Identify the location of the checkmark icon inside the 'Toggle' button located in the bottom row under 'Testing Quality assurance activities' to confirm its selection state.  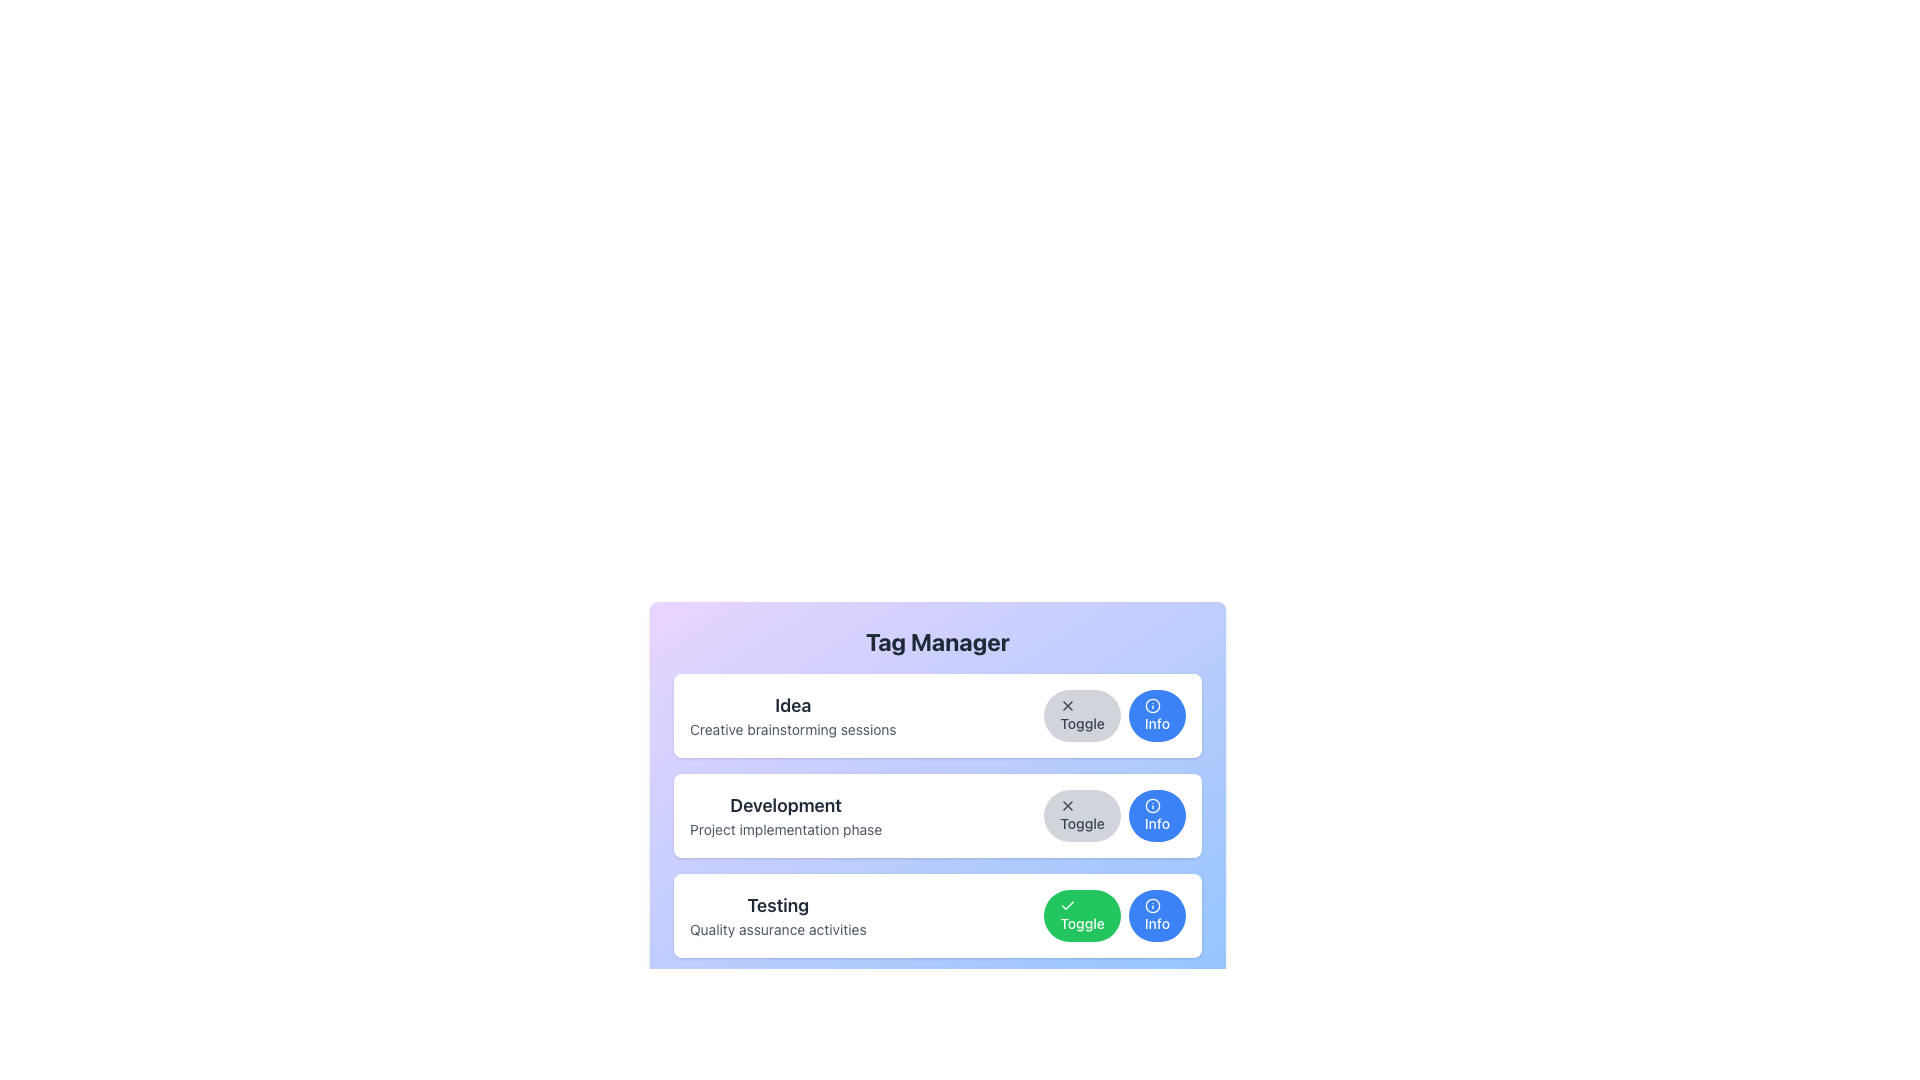
(1067, 906).